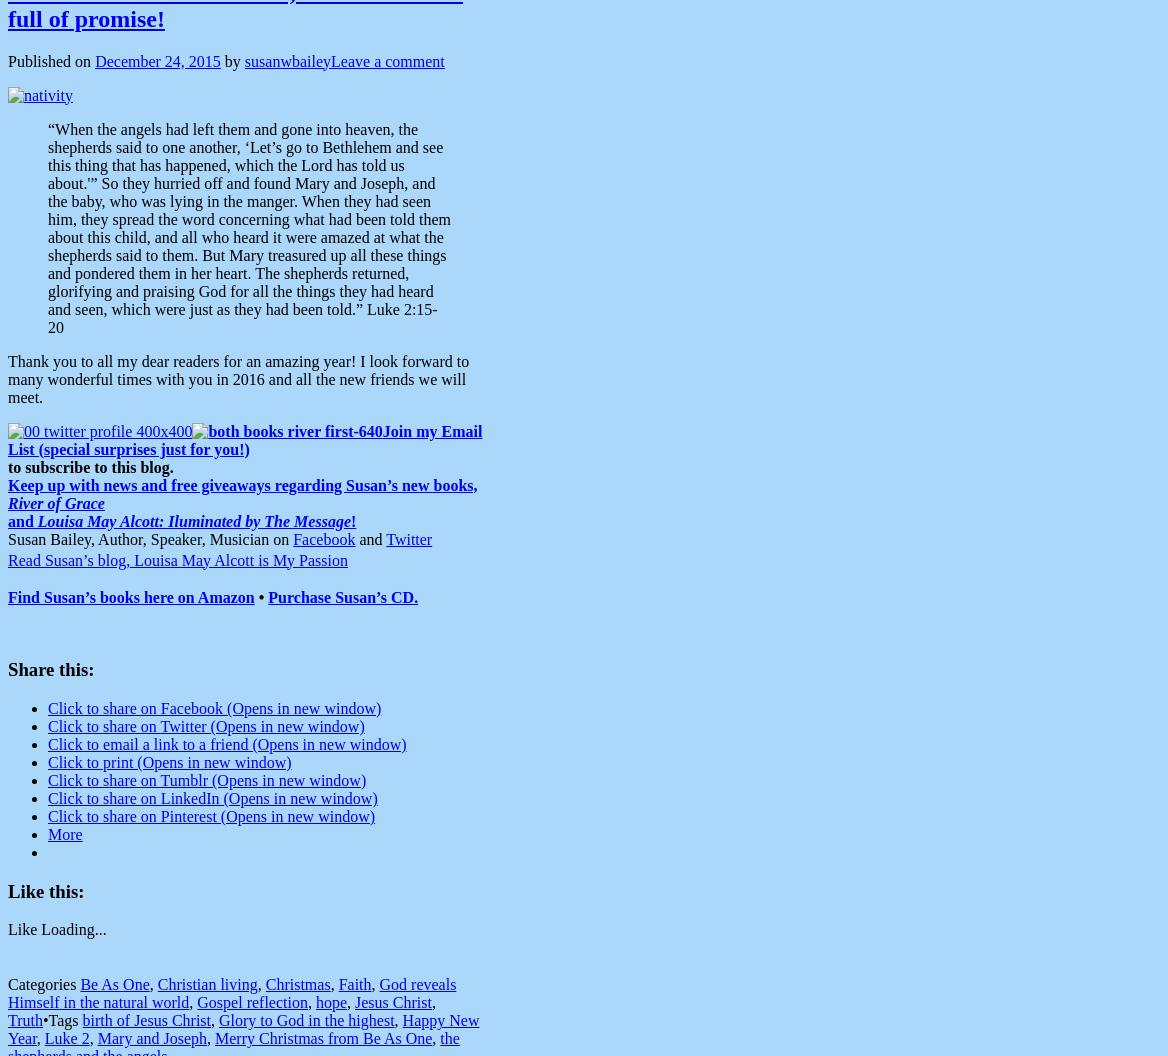 The image size is (1168, 1056). I want to click on 'Jesus Christ', so click(392, 1001).